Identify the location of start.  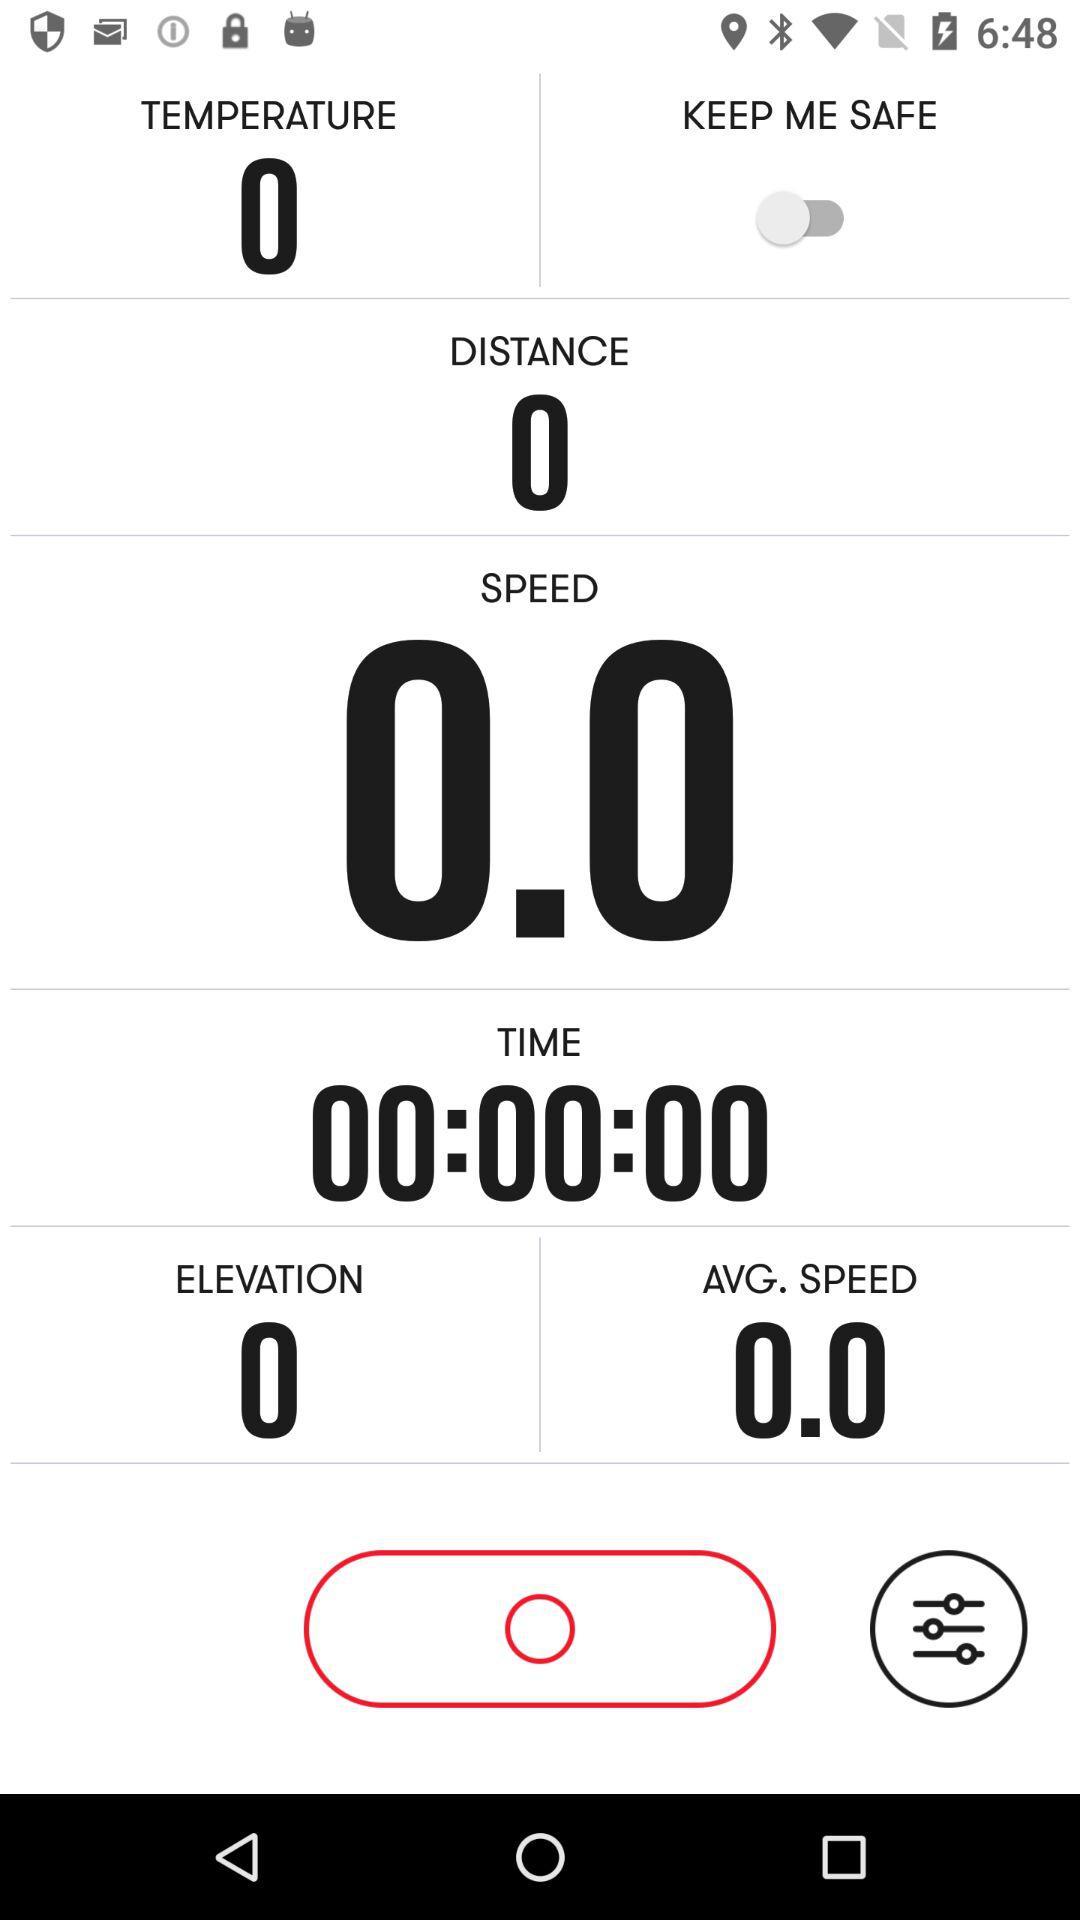
(540, 1628).